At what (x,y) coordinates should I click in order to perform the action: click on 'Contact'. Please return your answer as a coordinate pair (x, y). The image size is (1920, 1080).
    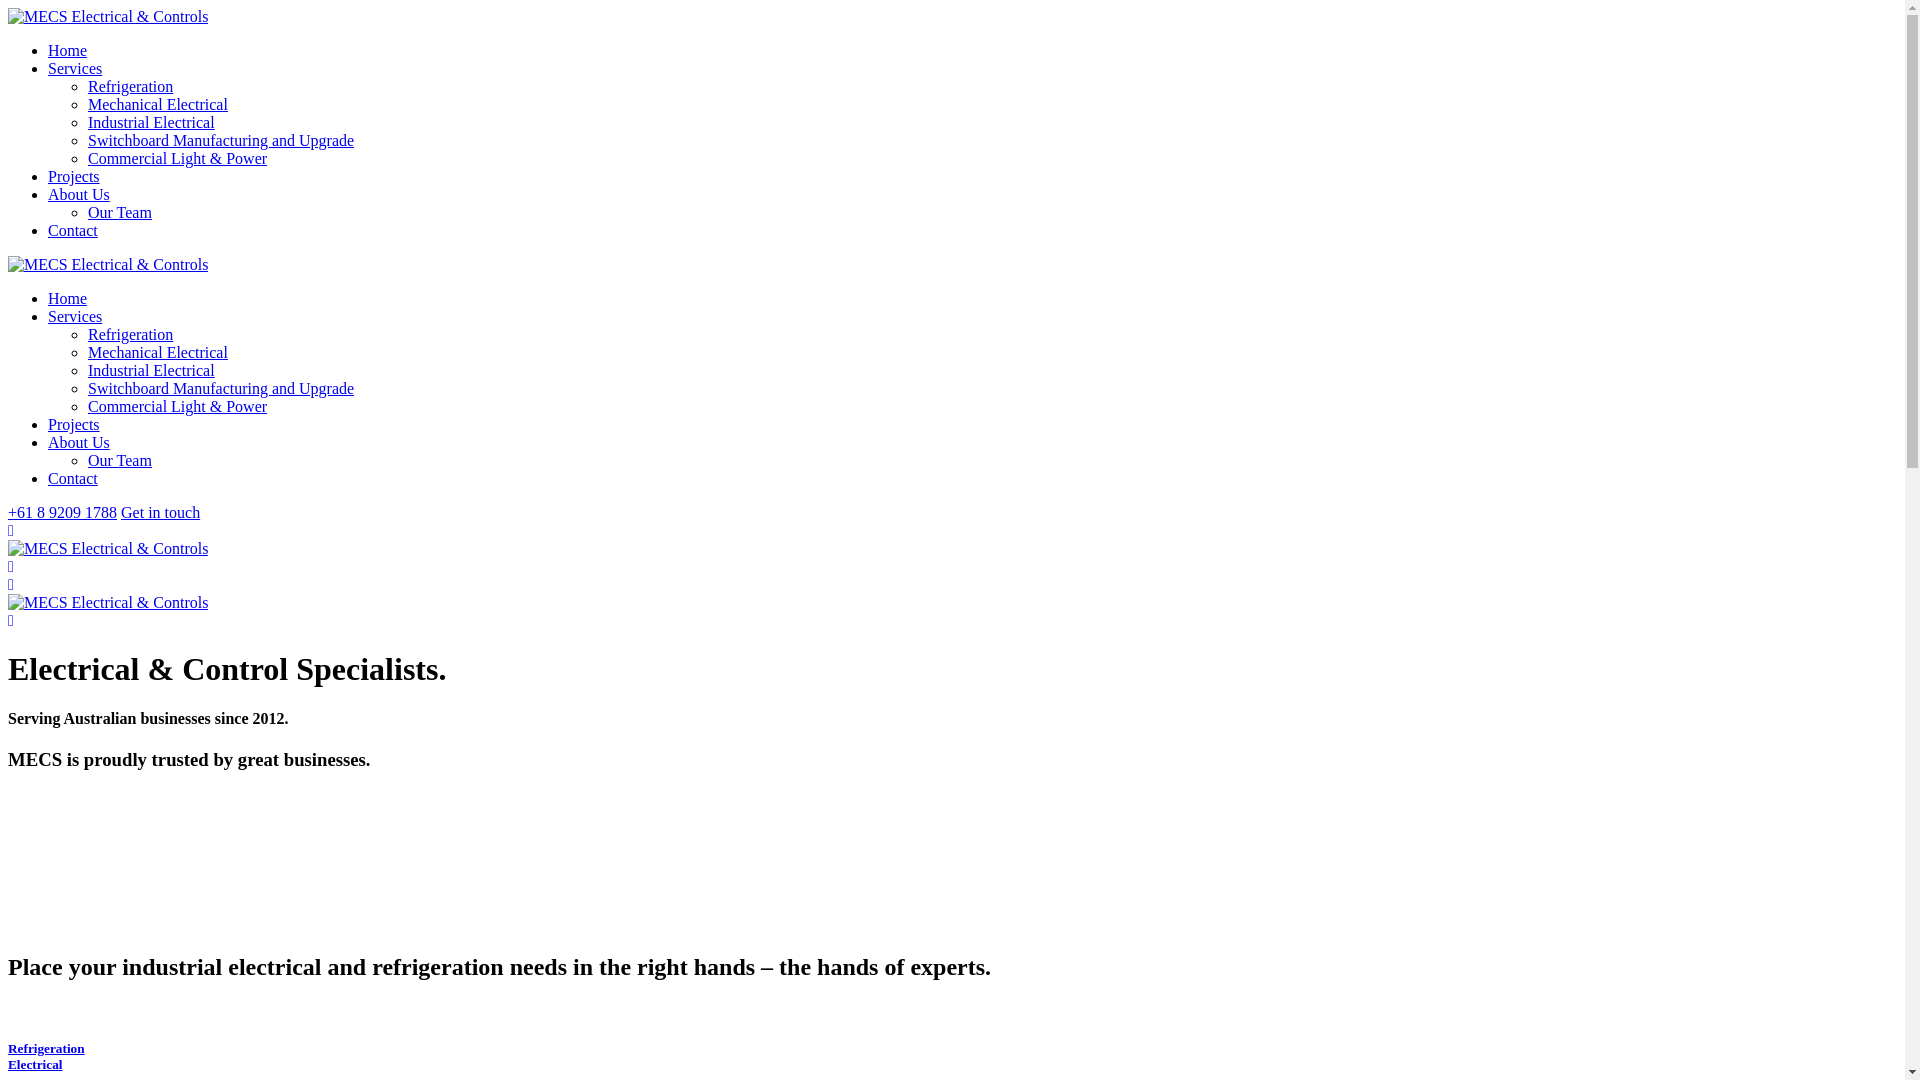
    Looking at the image, I should click on (72, 229).